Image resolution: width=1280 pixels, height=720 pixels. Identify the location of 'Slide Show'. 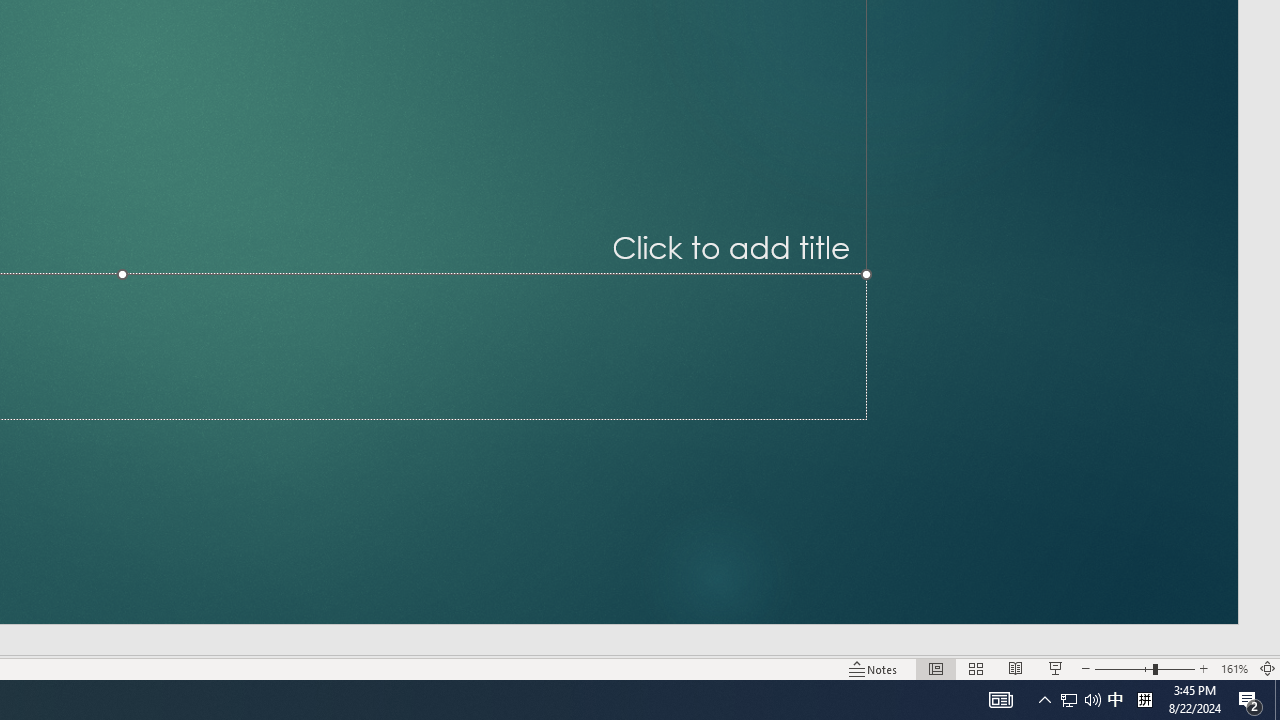
(1055, 669).